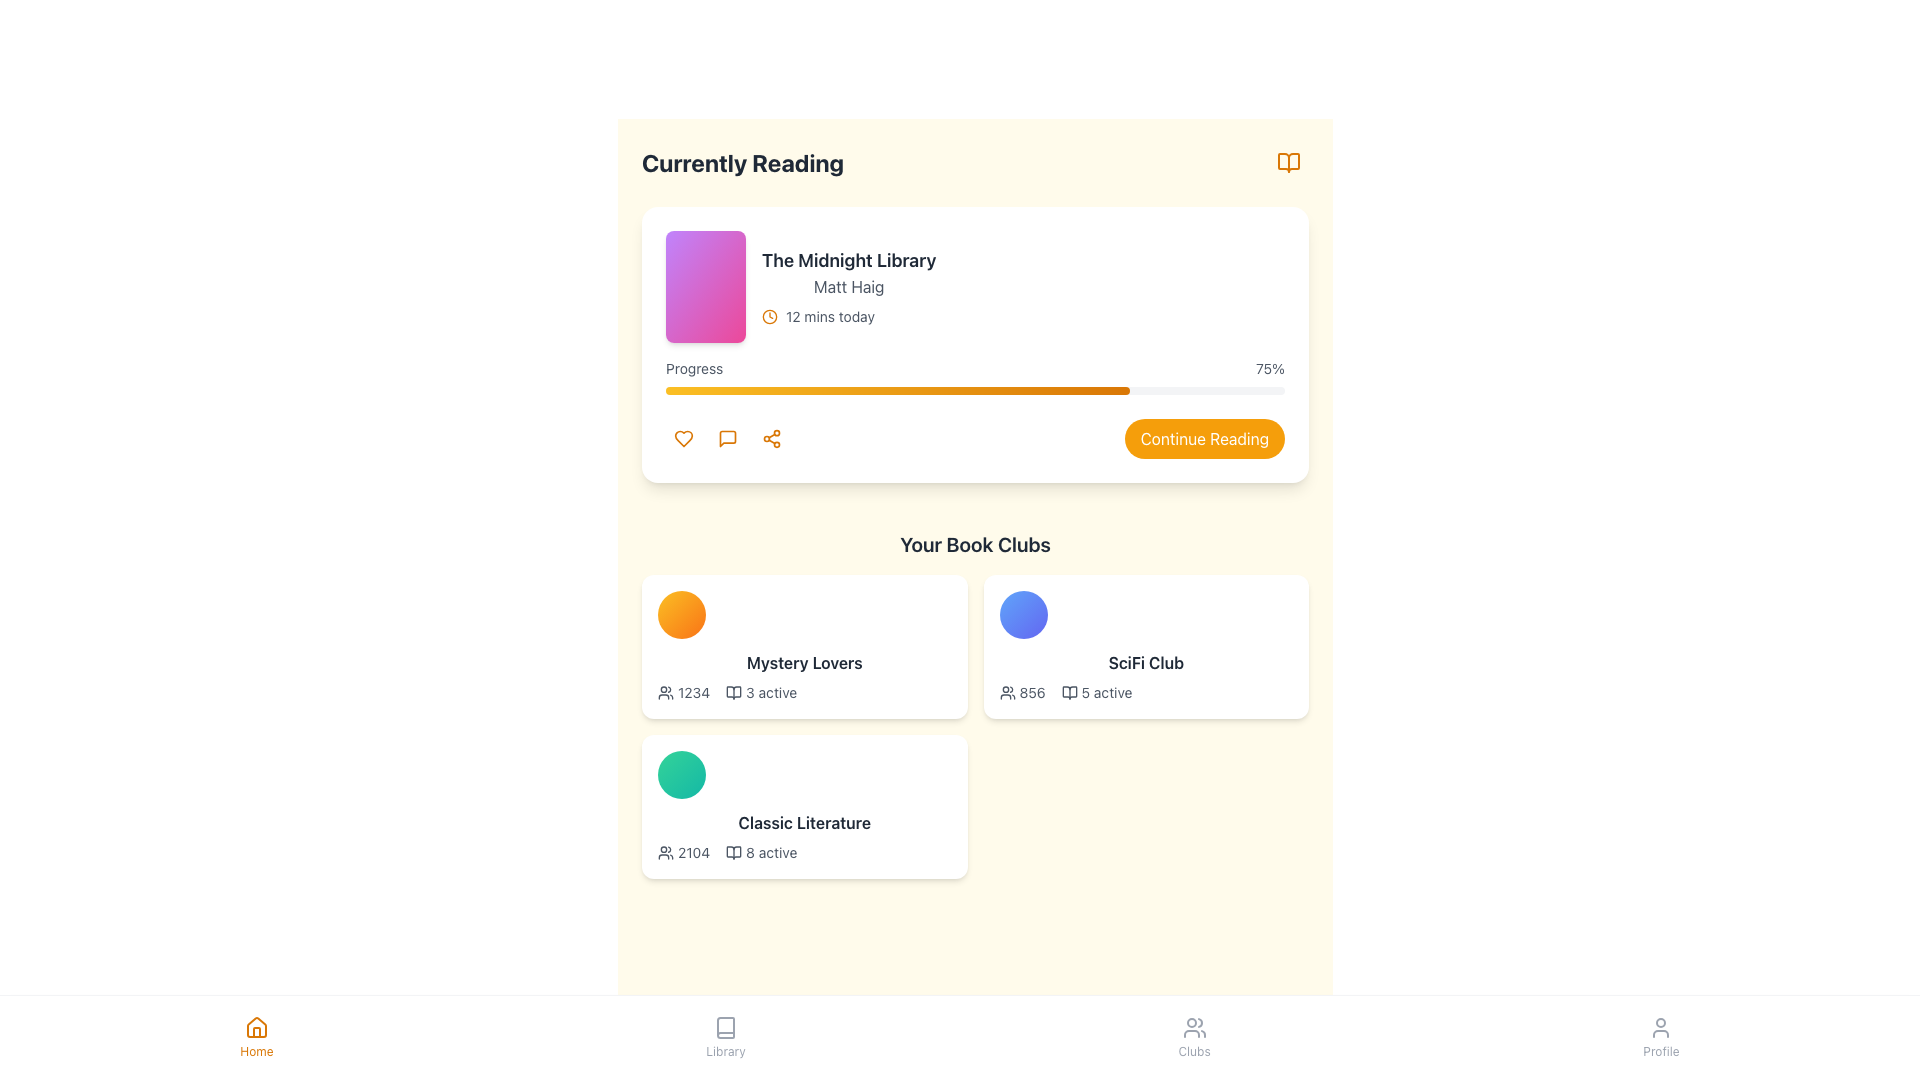 The height and width of the screenshot is (1080, 1920). I want to click on the text displaying the number '856' with the accompanying icon of stylized people in the second card titled 'SciFi Club' within the 'Your Book Clubs' section for additional details, so click(1022, 692).